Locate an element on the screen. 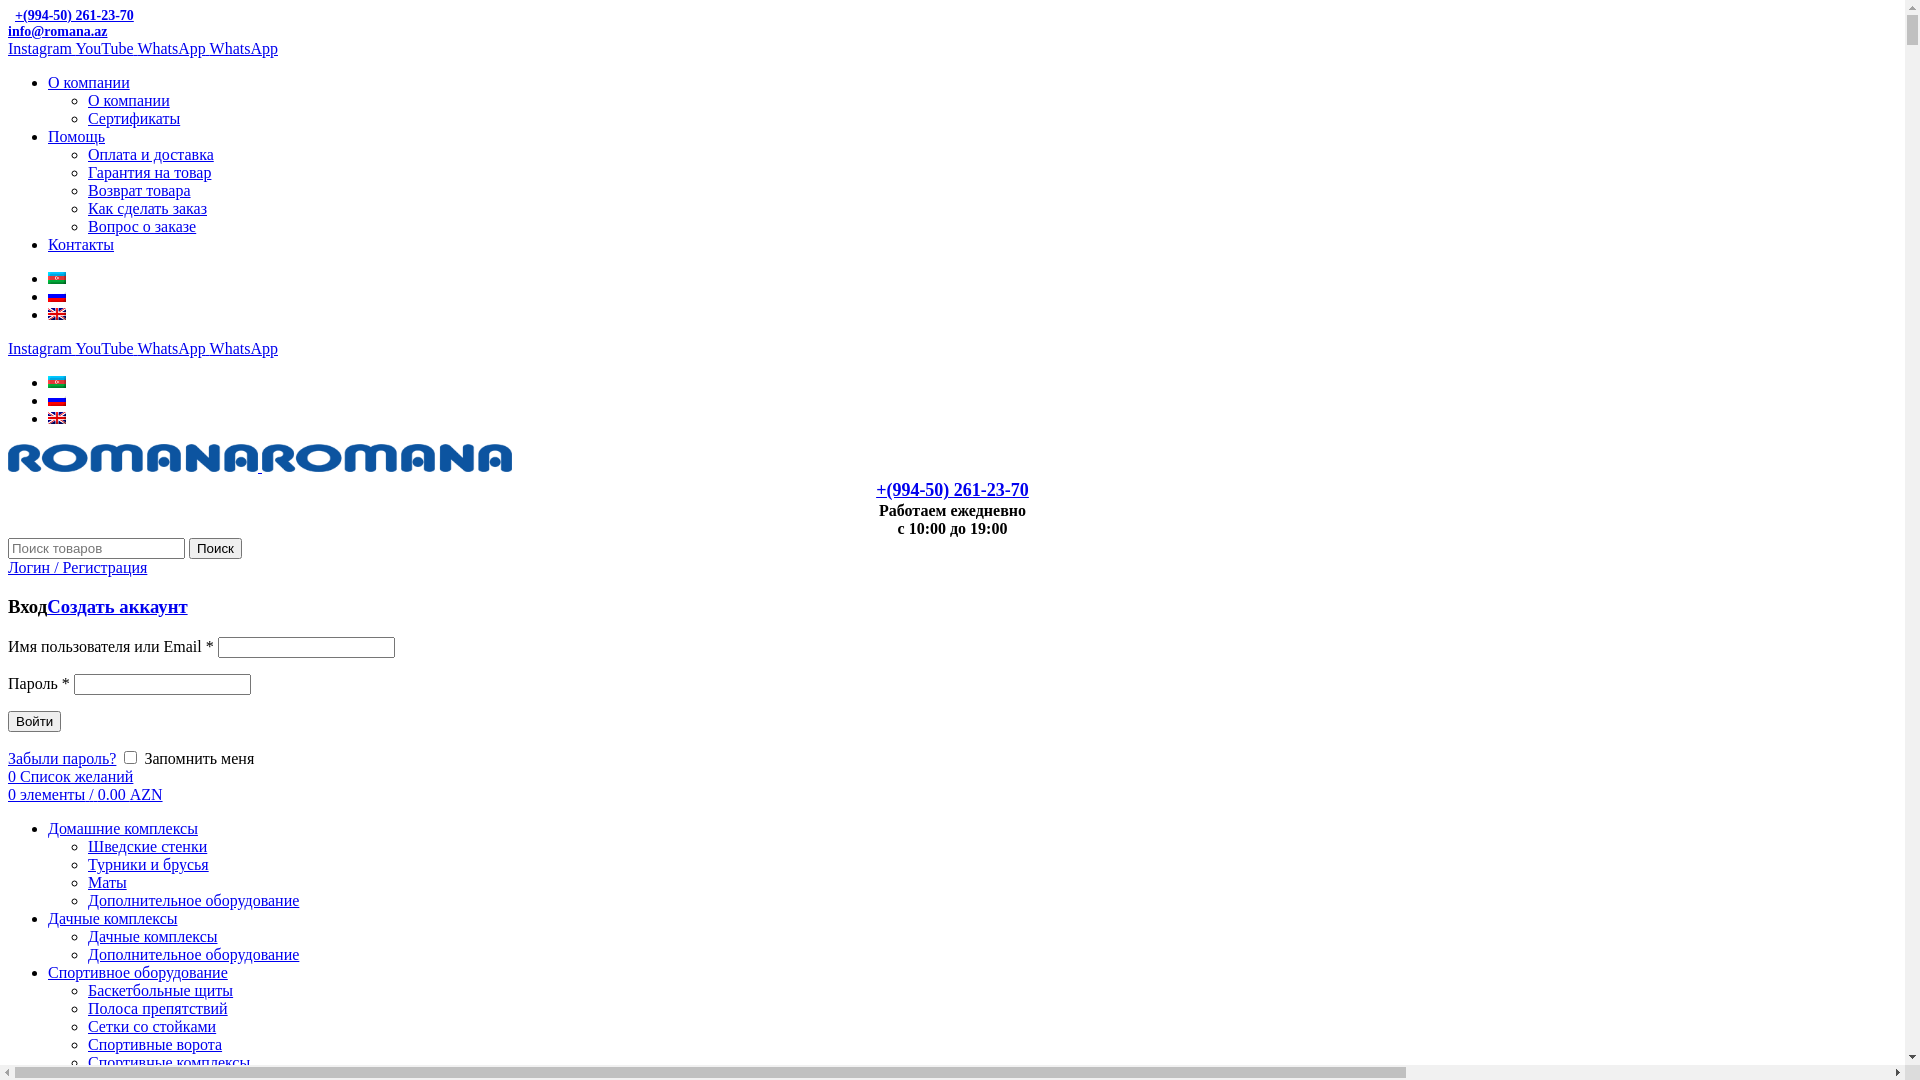 This screenshot has width=1920, height=1080. 'WhatsApp' is located at coordinates (172, 347).